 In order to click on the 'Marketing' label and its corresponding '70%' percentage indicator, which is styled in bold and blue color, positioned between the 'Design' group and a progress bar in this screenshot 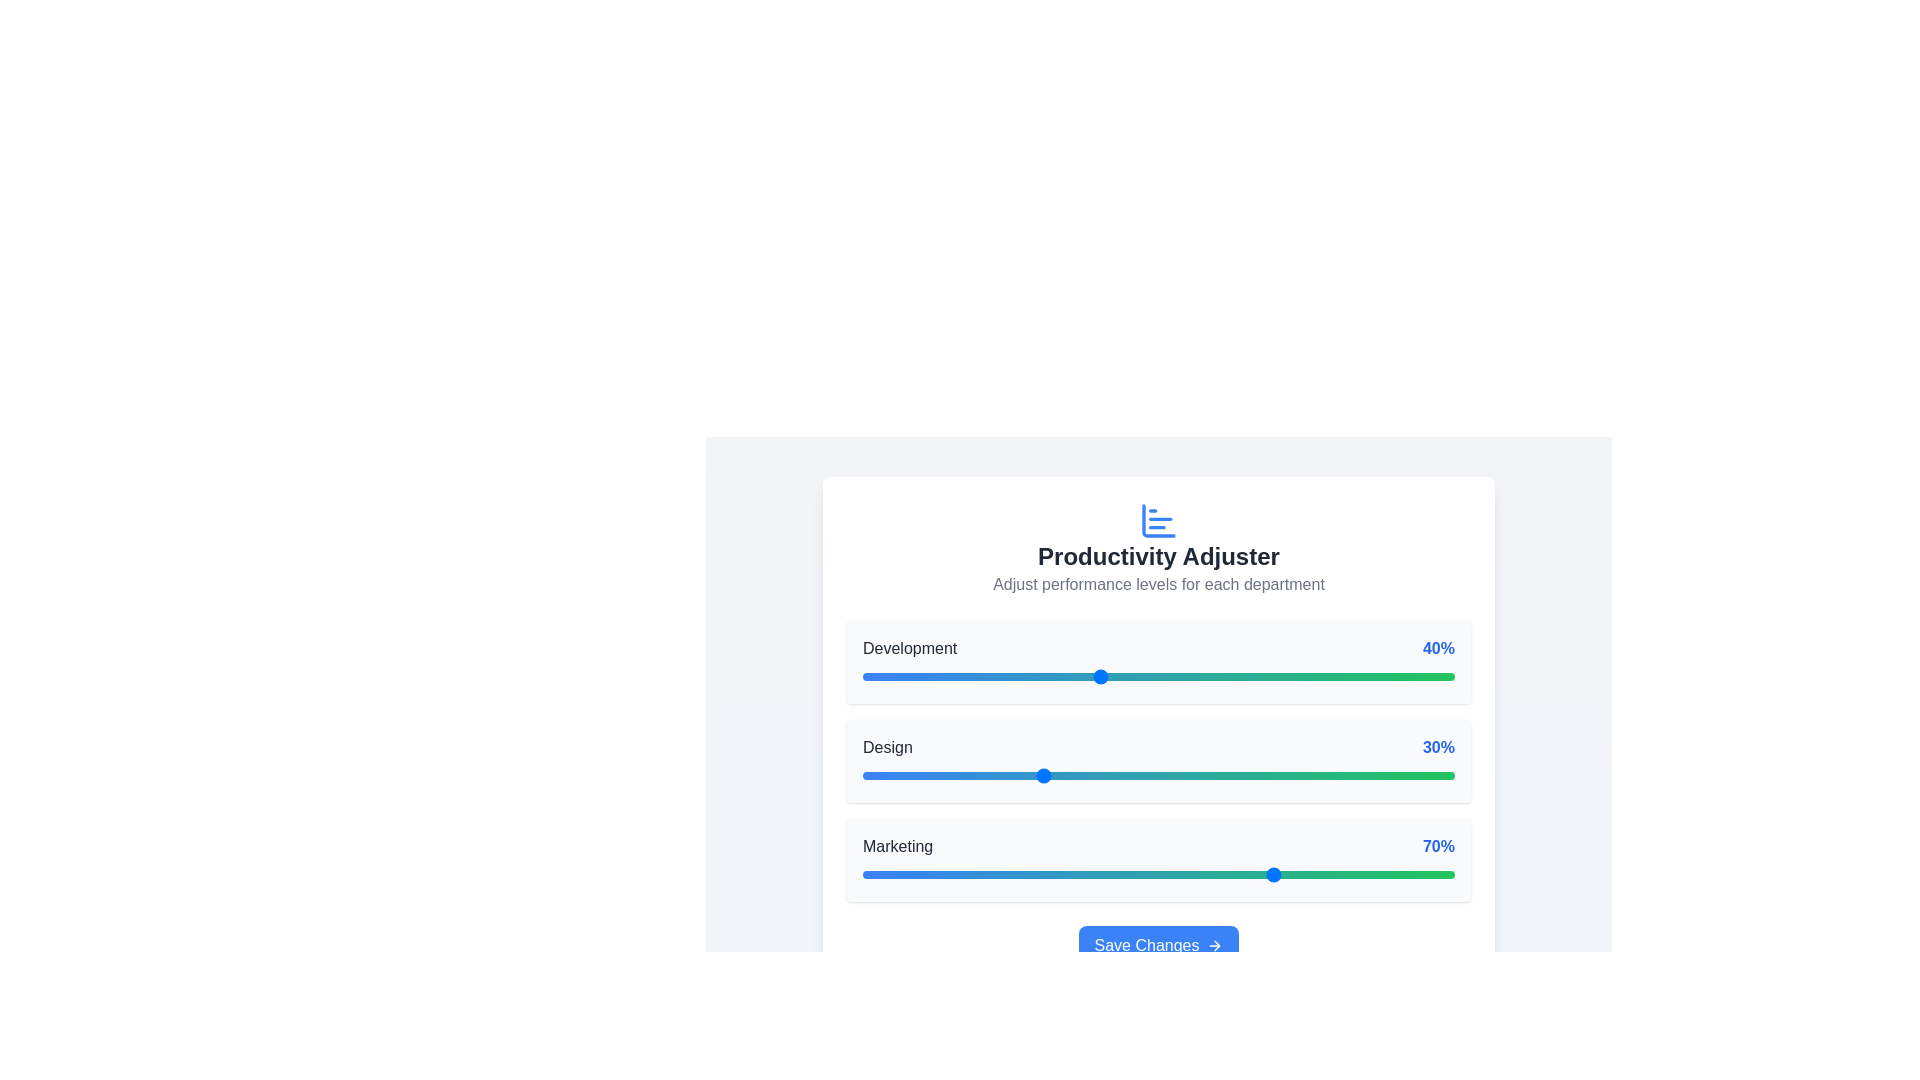, I will do `click(1158, 847)`.